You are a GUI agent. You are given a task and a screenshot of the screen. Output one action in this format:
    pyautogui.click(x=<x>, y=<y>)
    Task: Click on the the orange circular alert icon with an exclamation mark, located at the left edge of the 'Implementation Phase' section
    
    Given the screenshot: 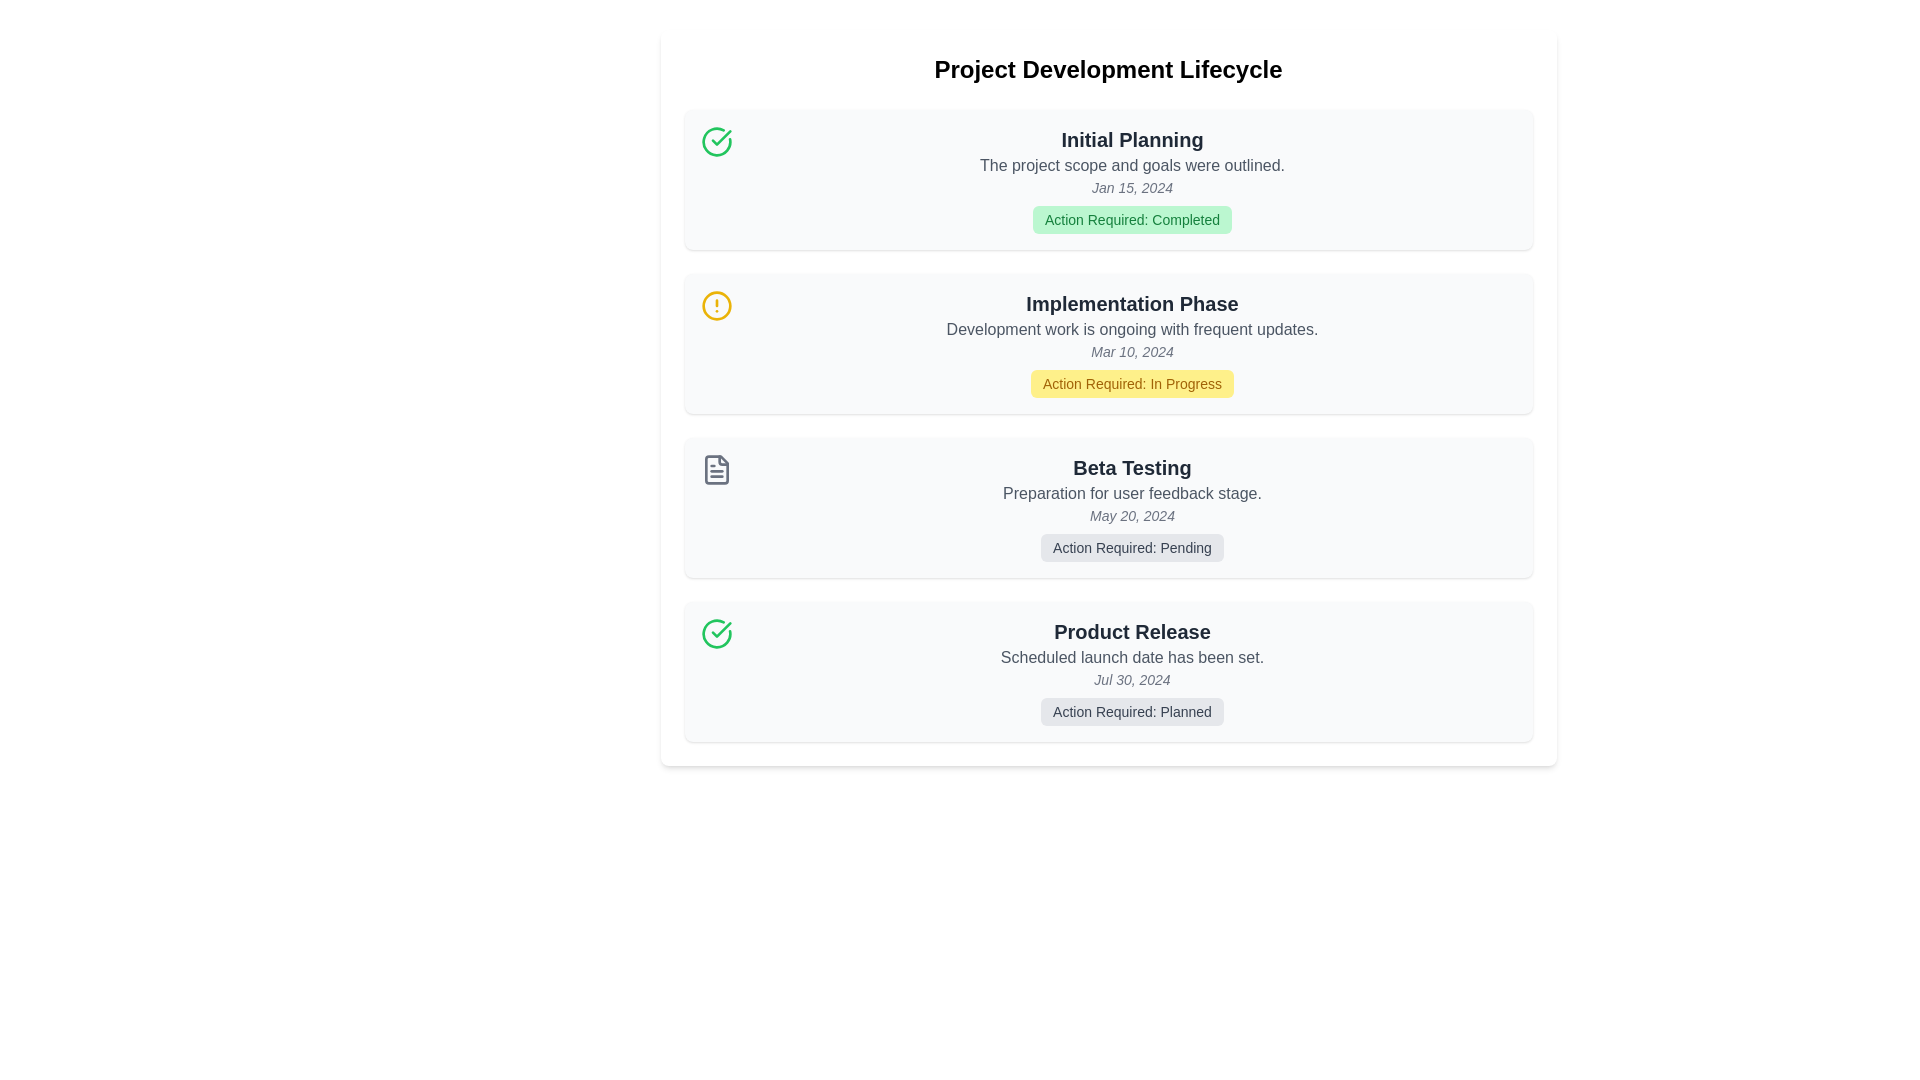 What is the action you would take?
    pyautogui.click(x=716, y=305)
    